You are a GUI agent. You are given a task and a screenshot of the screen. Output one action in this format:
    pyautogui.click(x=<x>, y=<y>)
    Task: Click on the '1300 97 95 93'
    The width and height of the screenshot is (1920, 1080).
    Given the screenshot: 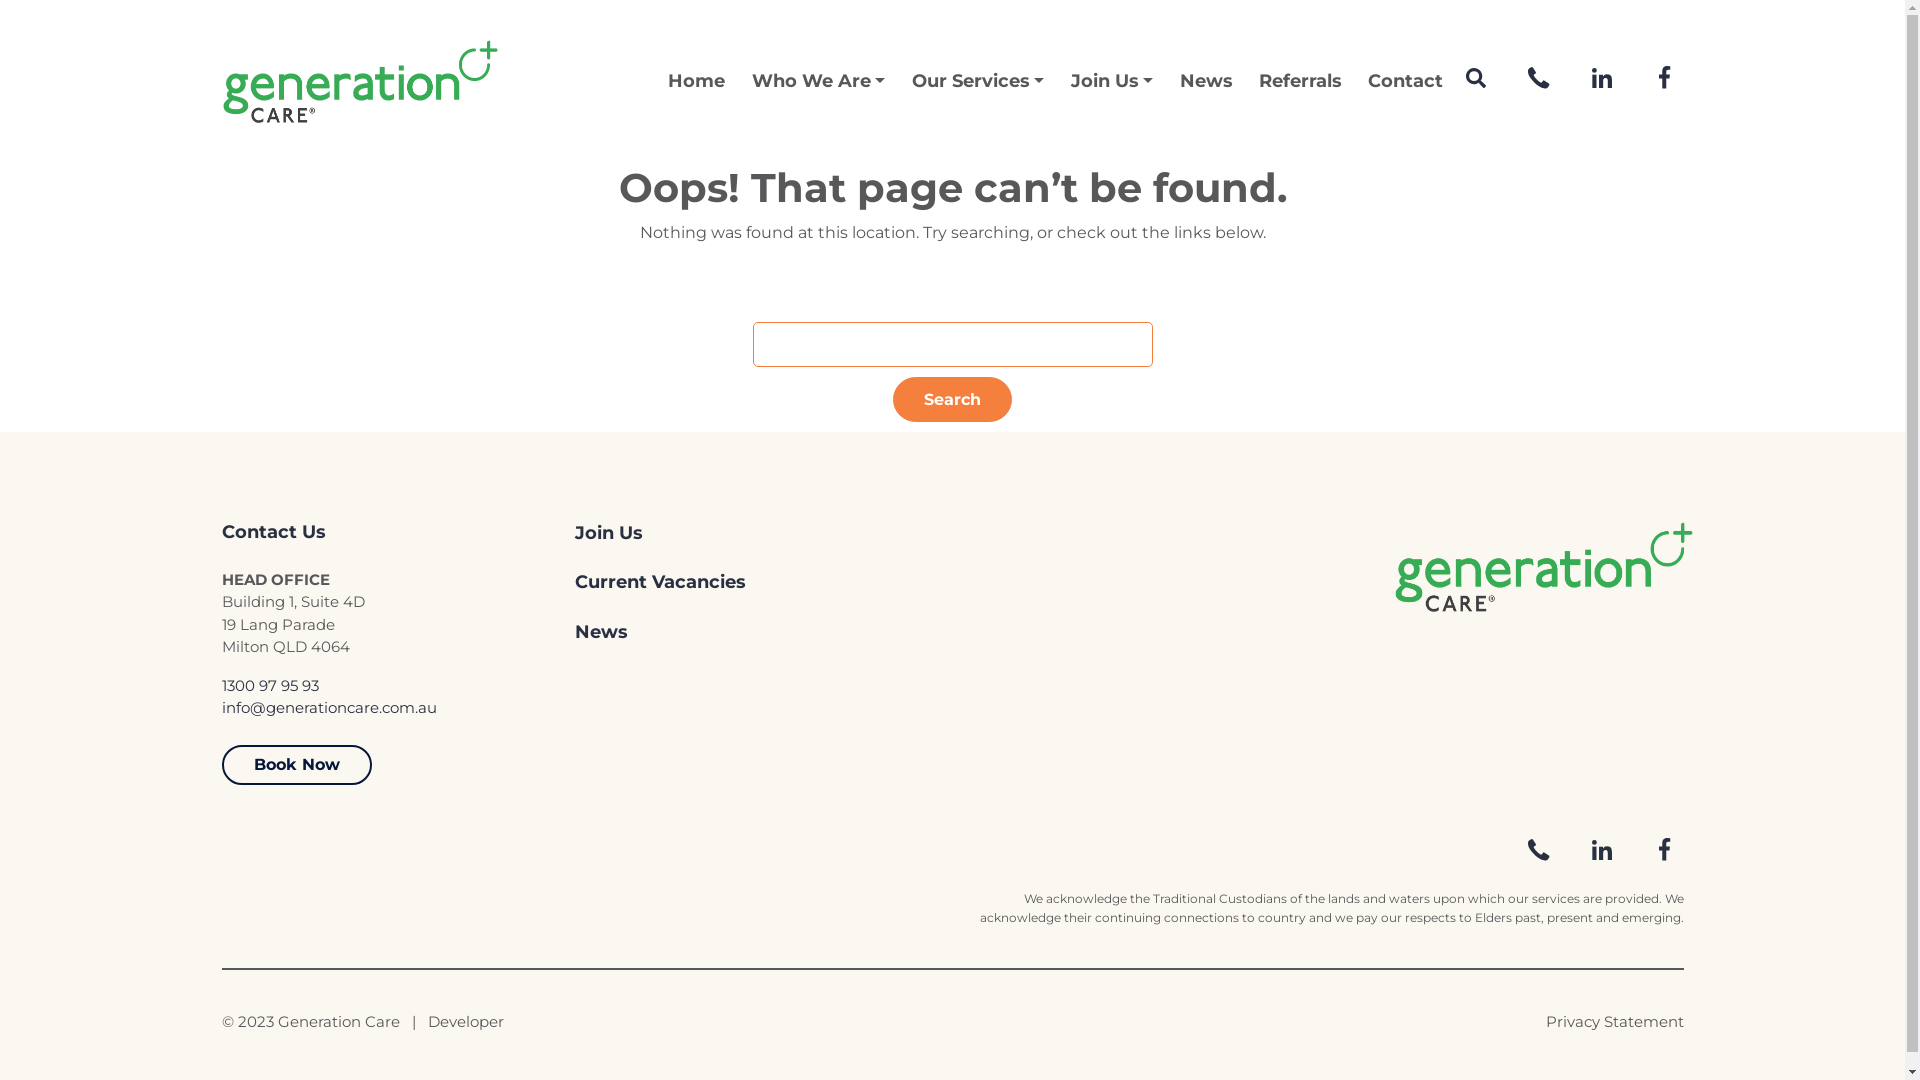 What is the action you would take?
    pyautogui.click(x=269, y=684)
    